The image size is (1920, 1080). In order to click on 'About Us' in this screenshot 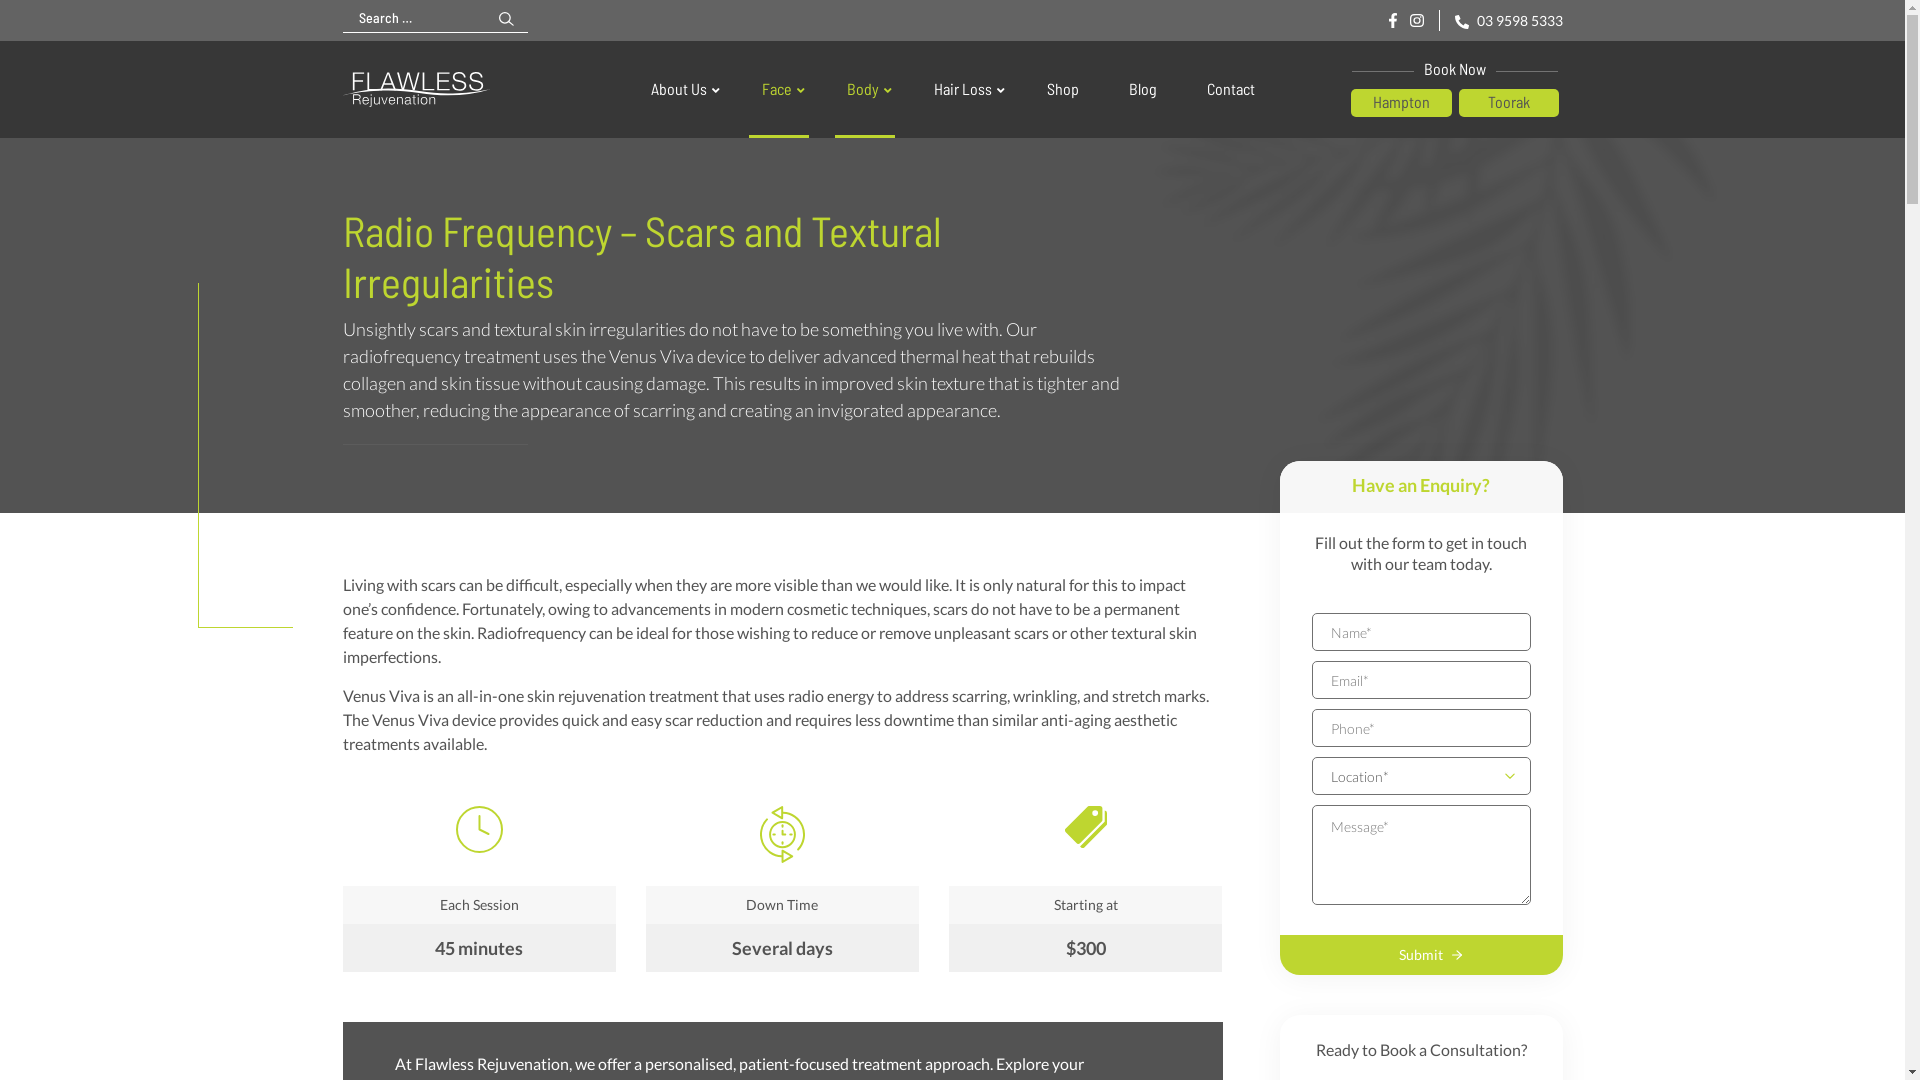, I will do `click(680, 88)`.